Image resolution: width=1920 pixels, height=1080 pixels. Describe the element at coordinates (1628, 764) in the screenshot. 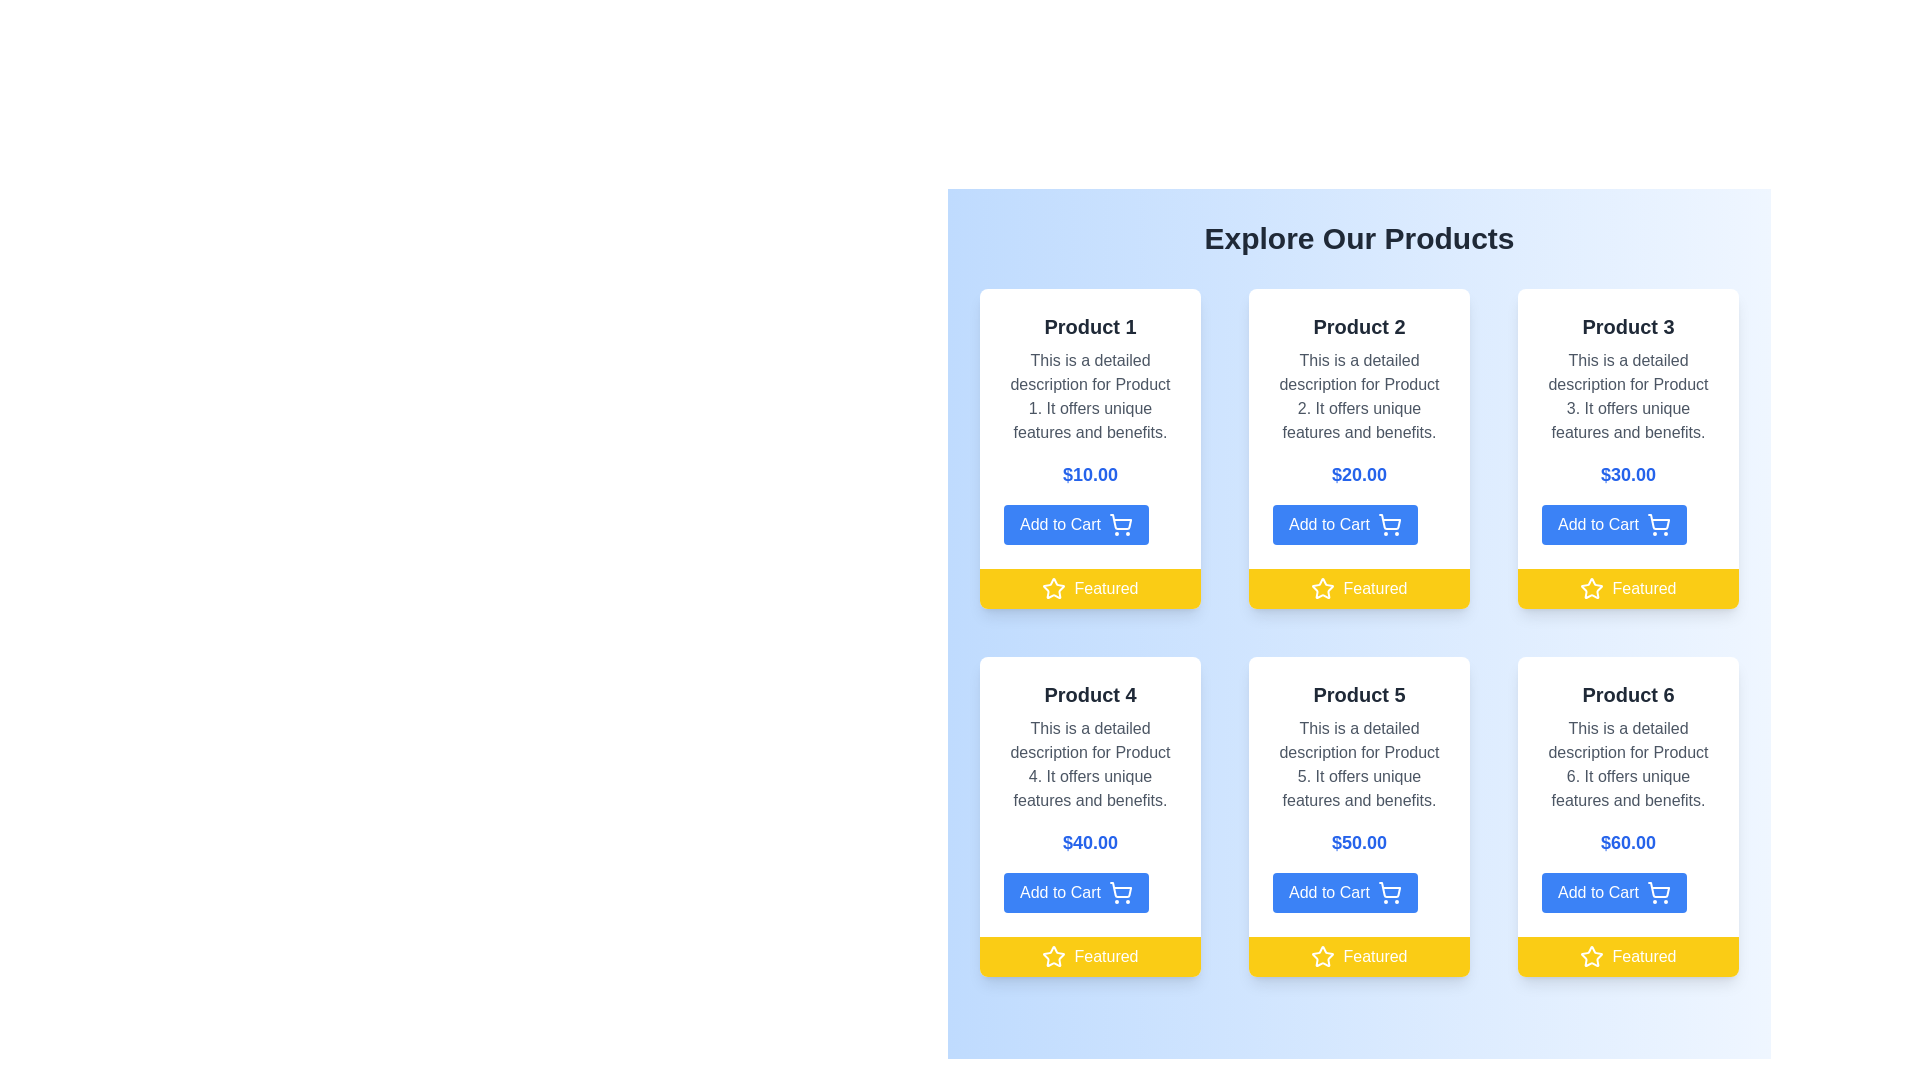

I see `the text block containing the description 'This is a detailed description for Product 6.' which is styled in gray and centrally aligned within the product information card` at that location.